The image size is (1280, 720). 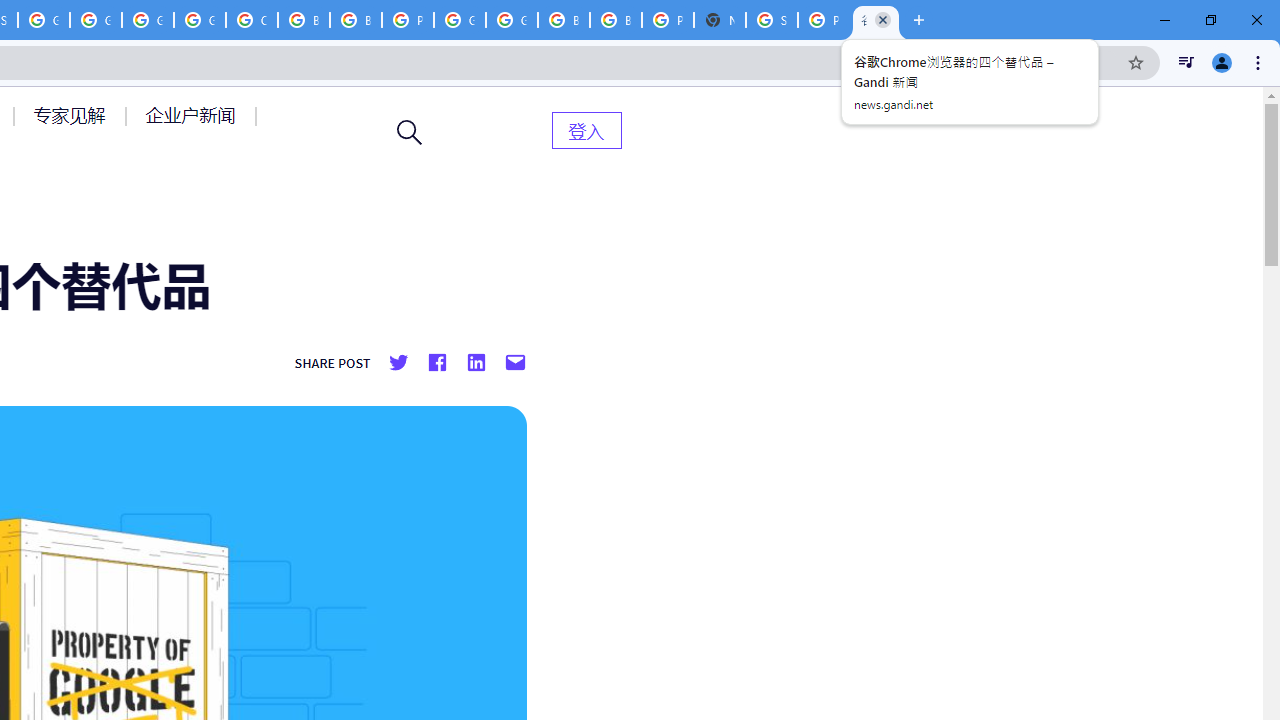 What do you see at coordinates (72, 115) in the screenshot?
I see `'AutomationID: menu-item-77764'` at bounding box center [72, 115].